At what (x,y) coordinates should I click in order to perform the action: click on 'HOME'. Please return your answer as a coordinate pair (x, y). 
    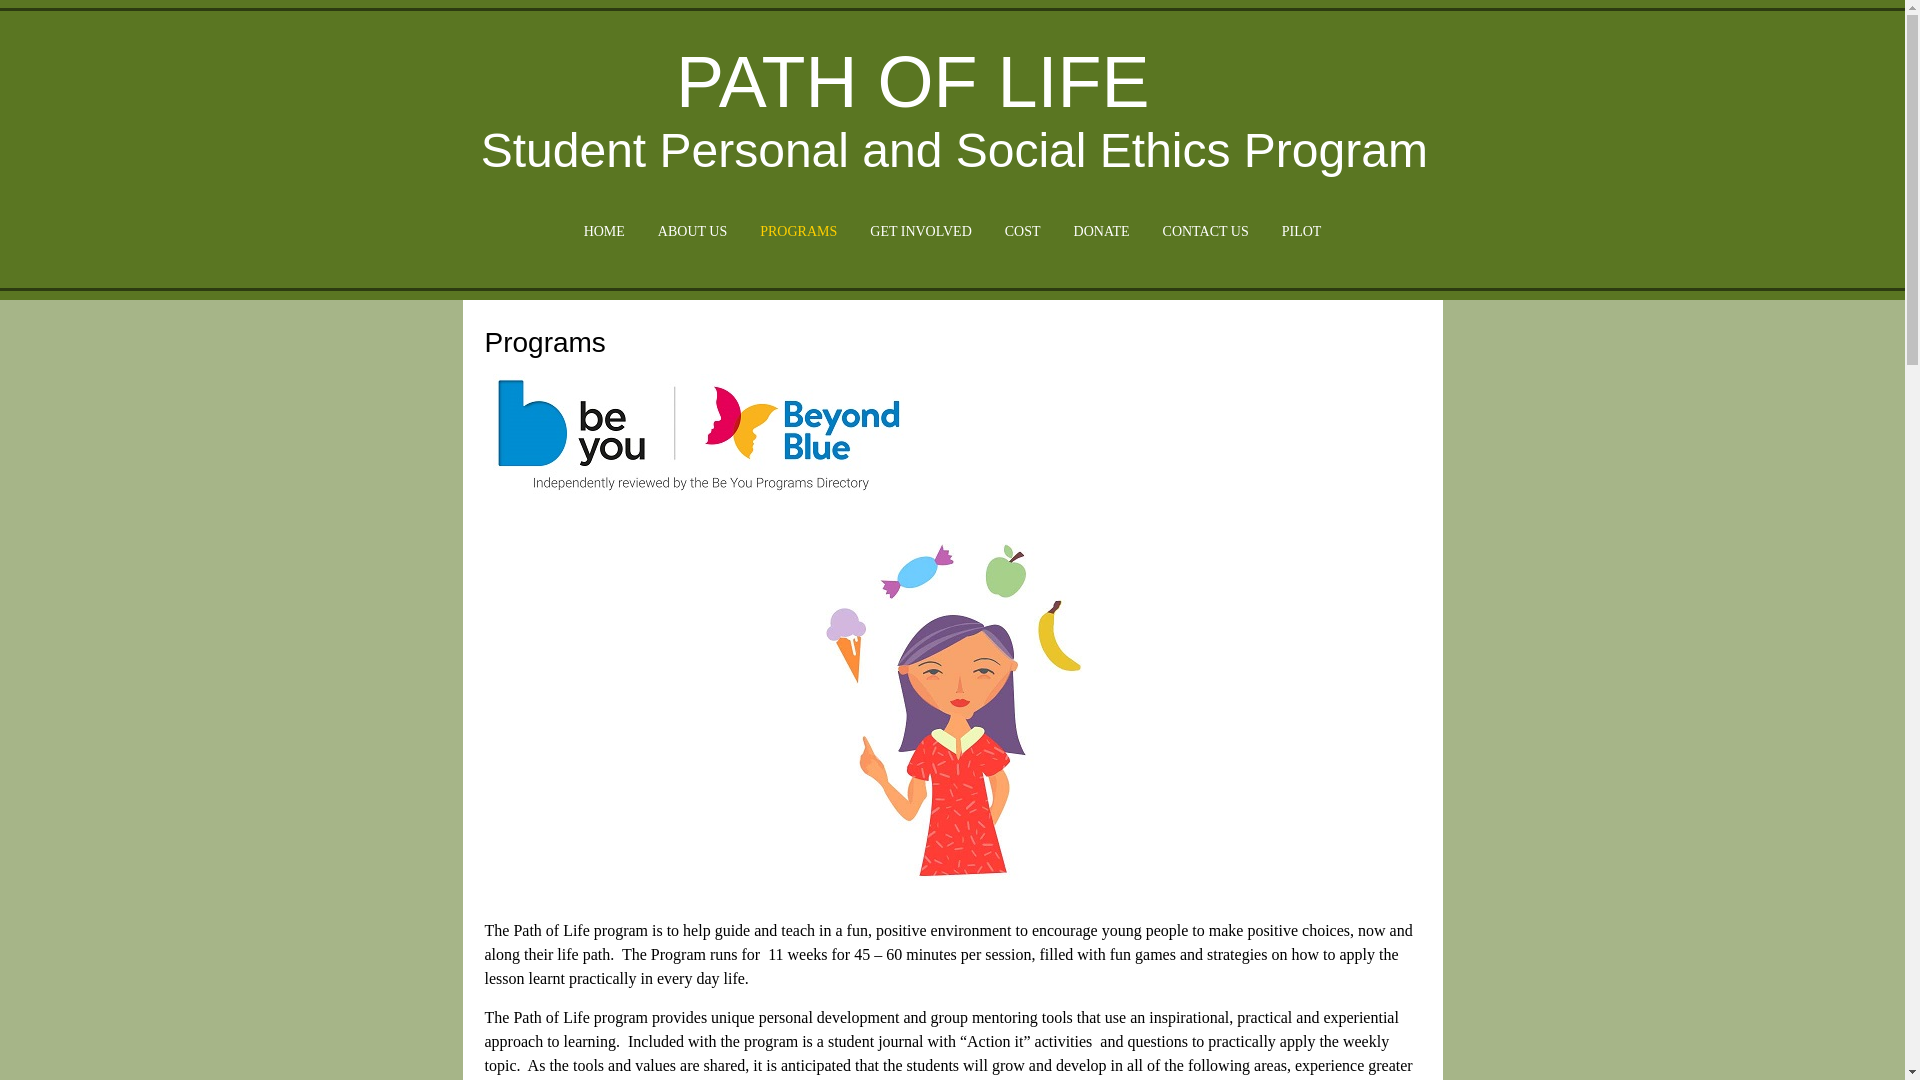
    Looking at the image, I should click on (603, 230).